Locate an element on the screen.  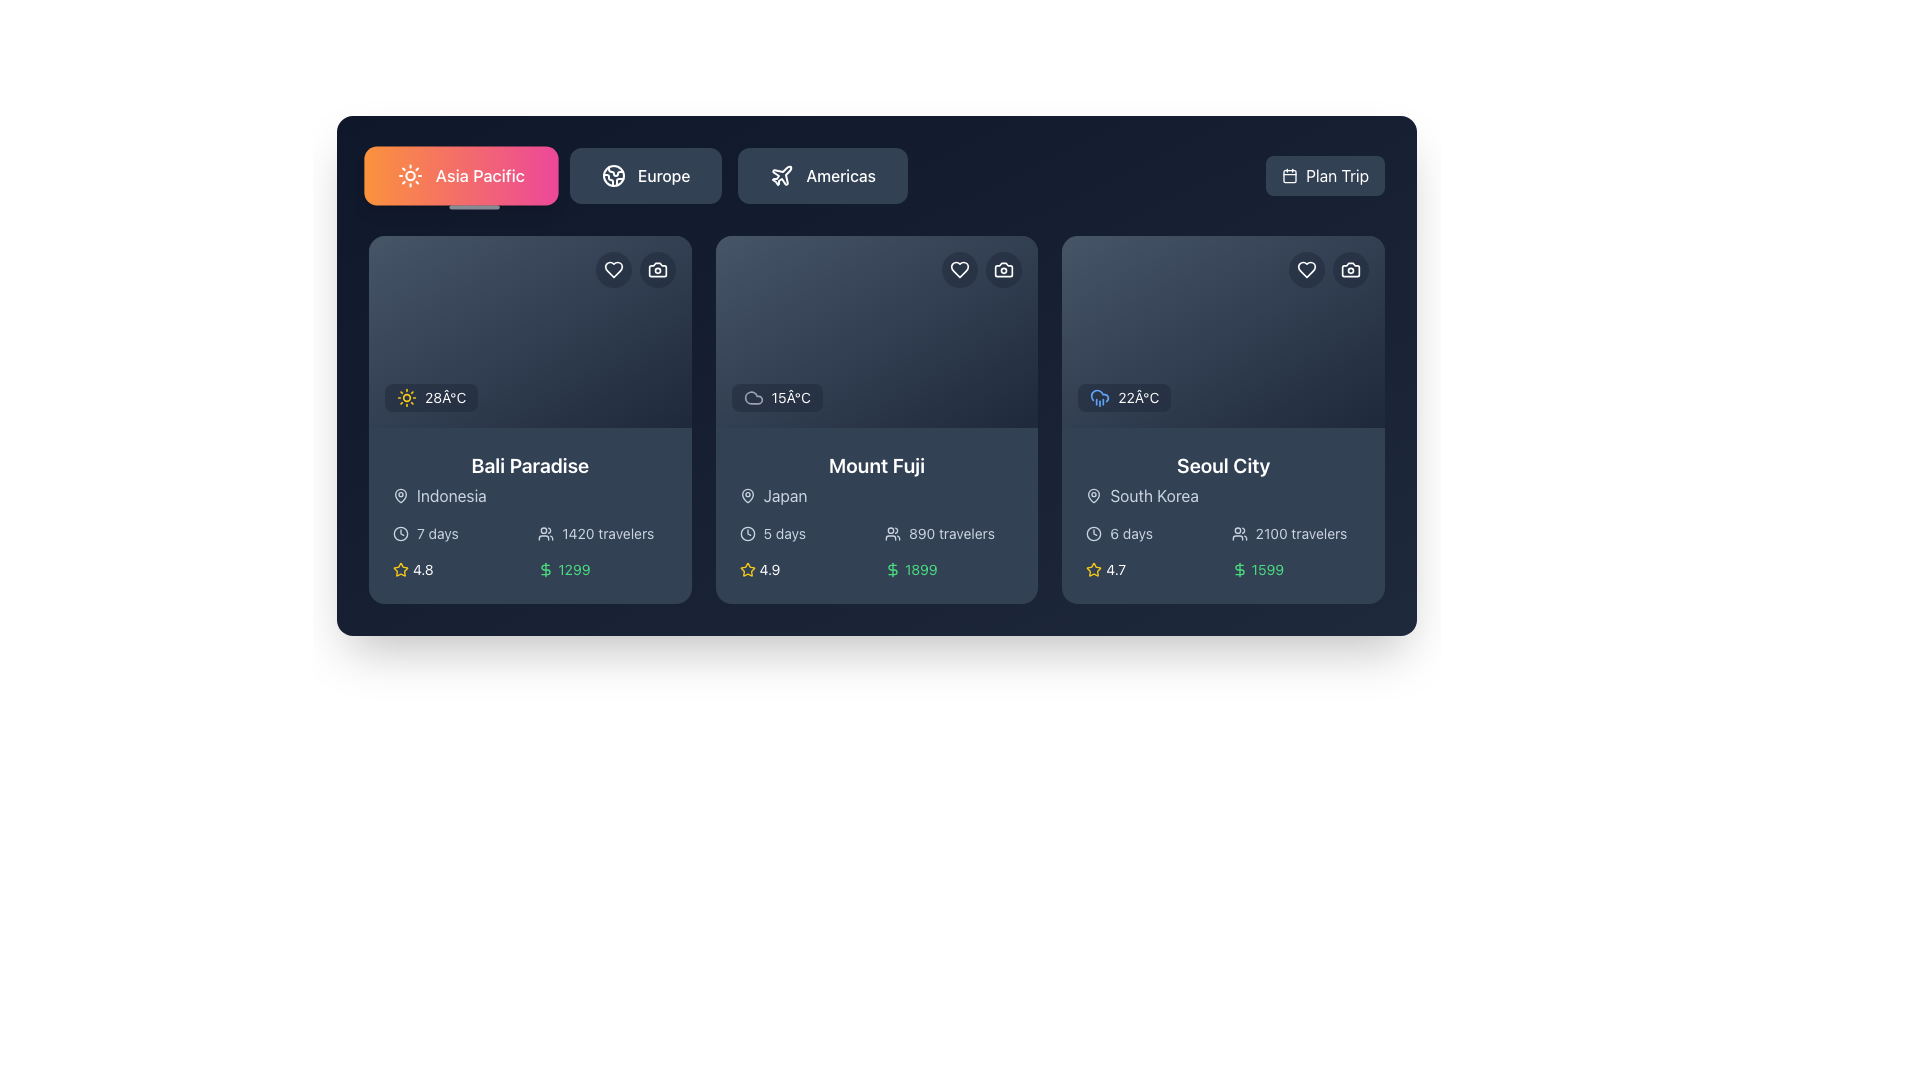
the temperature/weather condition label located at the bottom-left corner of the Bali Paradise destination card, which is aligned to the left and situated above the 'Indonesia' label is located at coordinates (430, 397).